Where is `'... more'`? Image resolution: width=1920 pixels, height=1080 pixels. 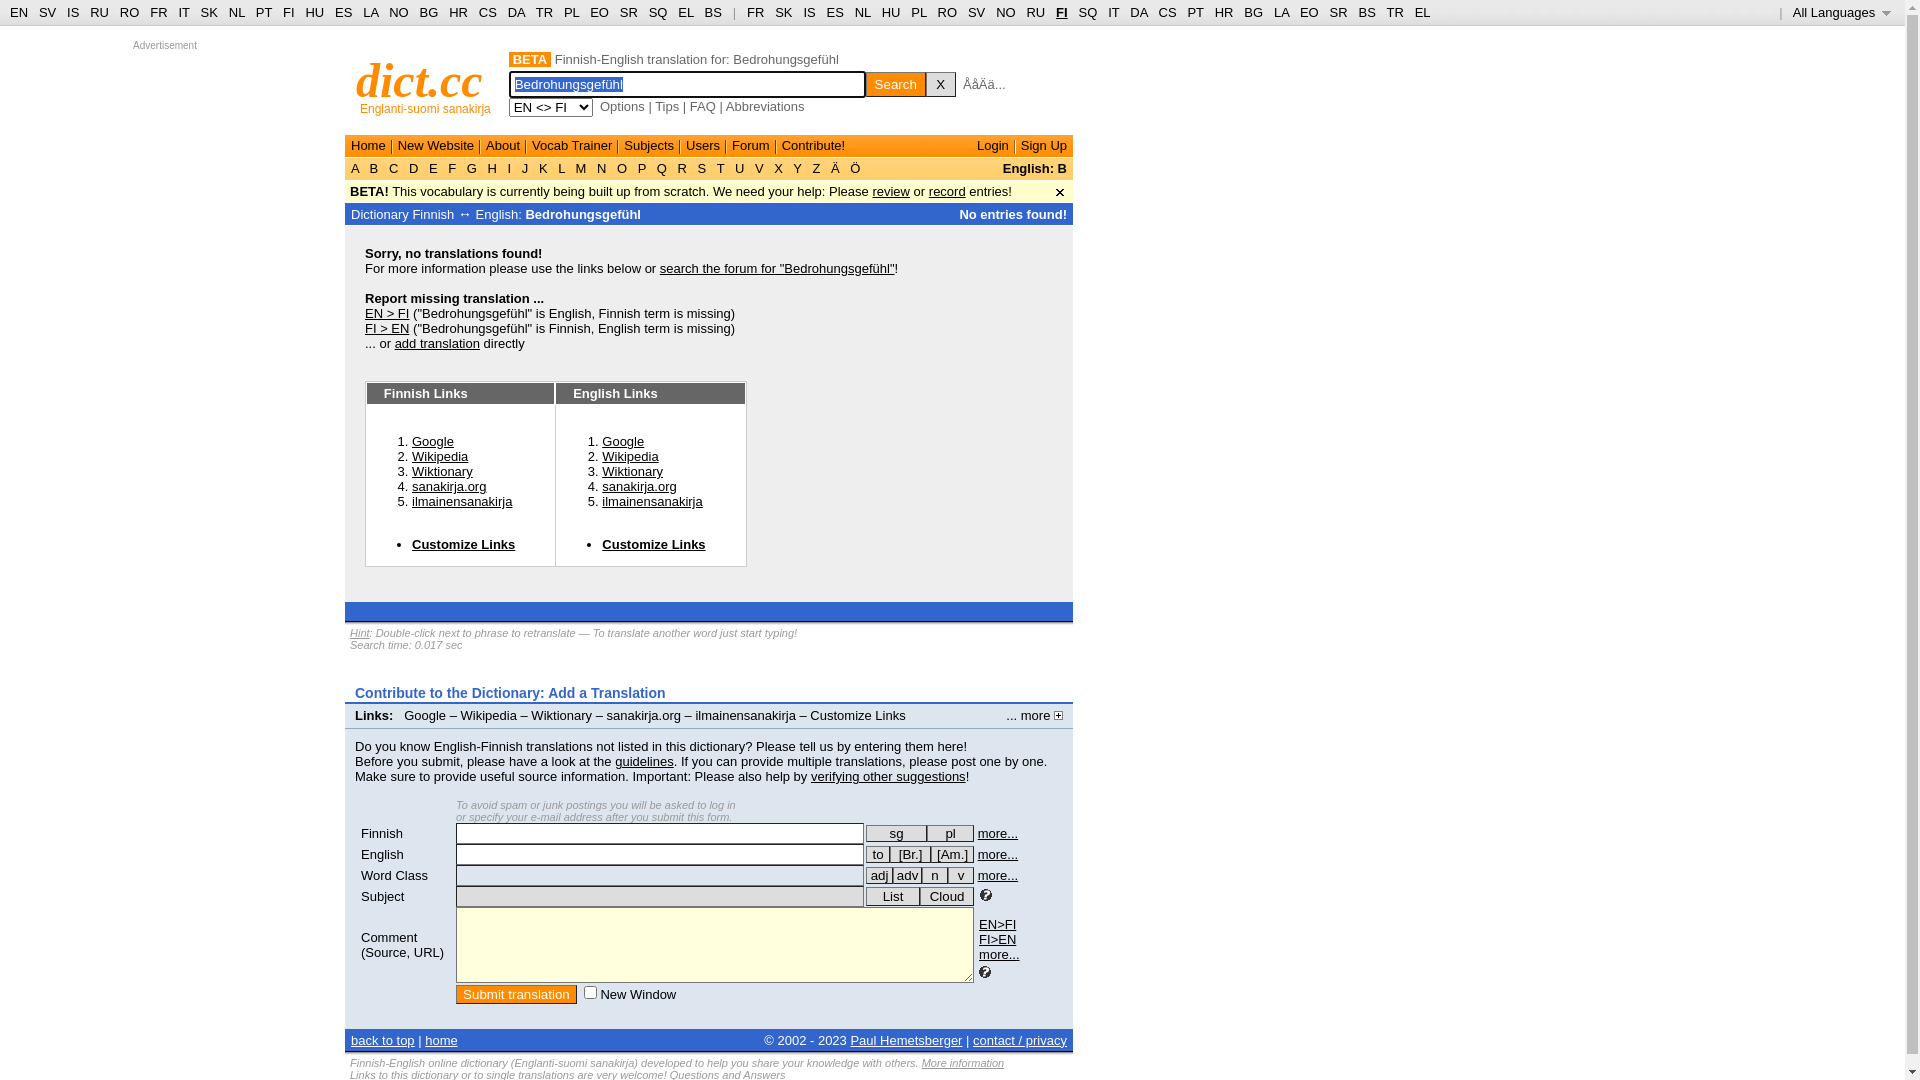 '... more' is located at coordinates (1034, 714).